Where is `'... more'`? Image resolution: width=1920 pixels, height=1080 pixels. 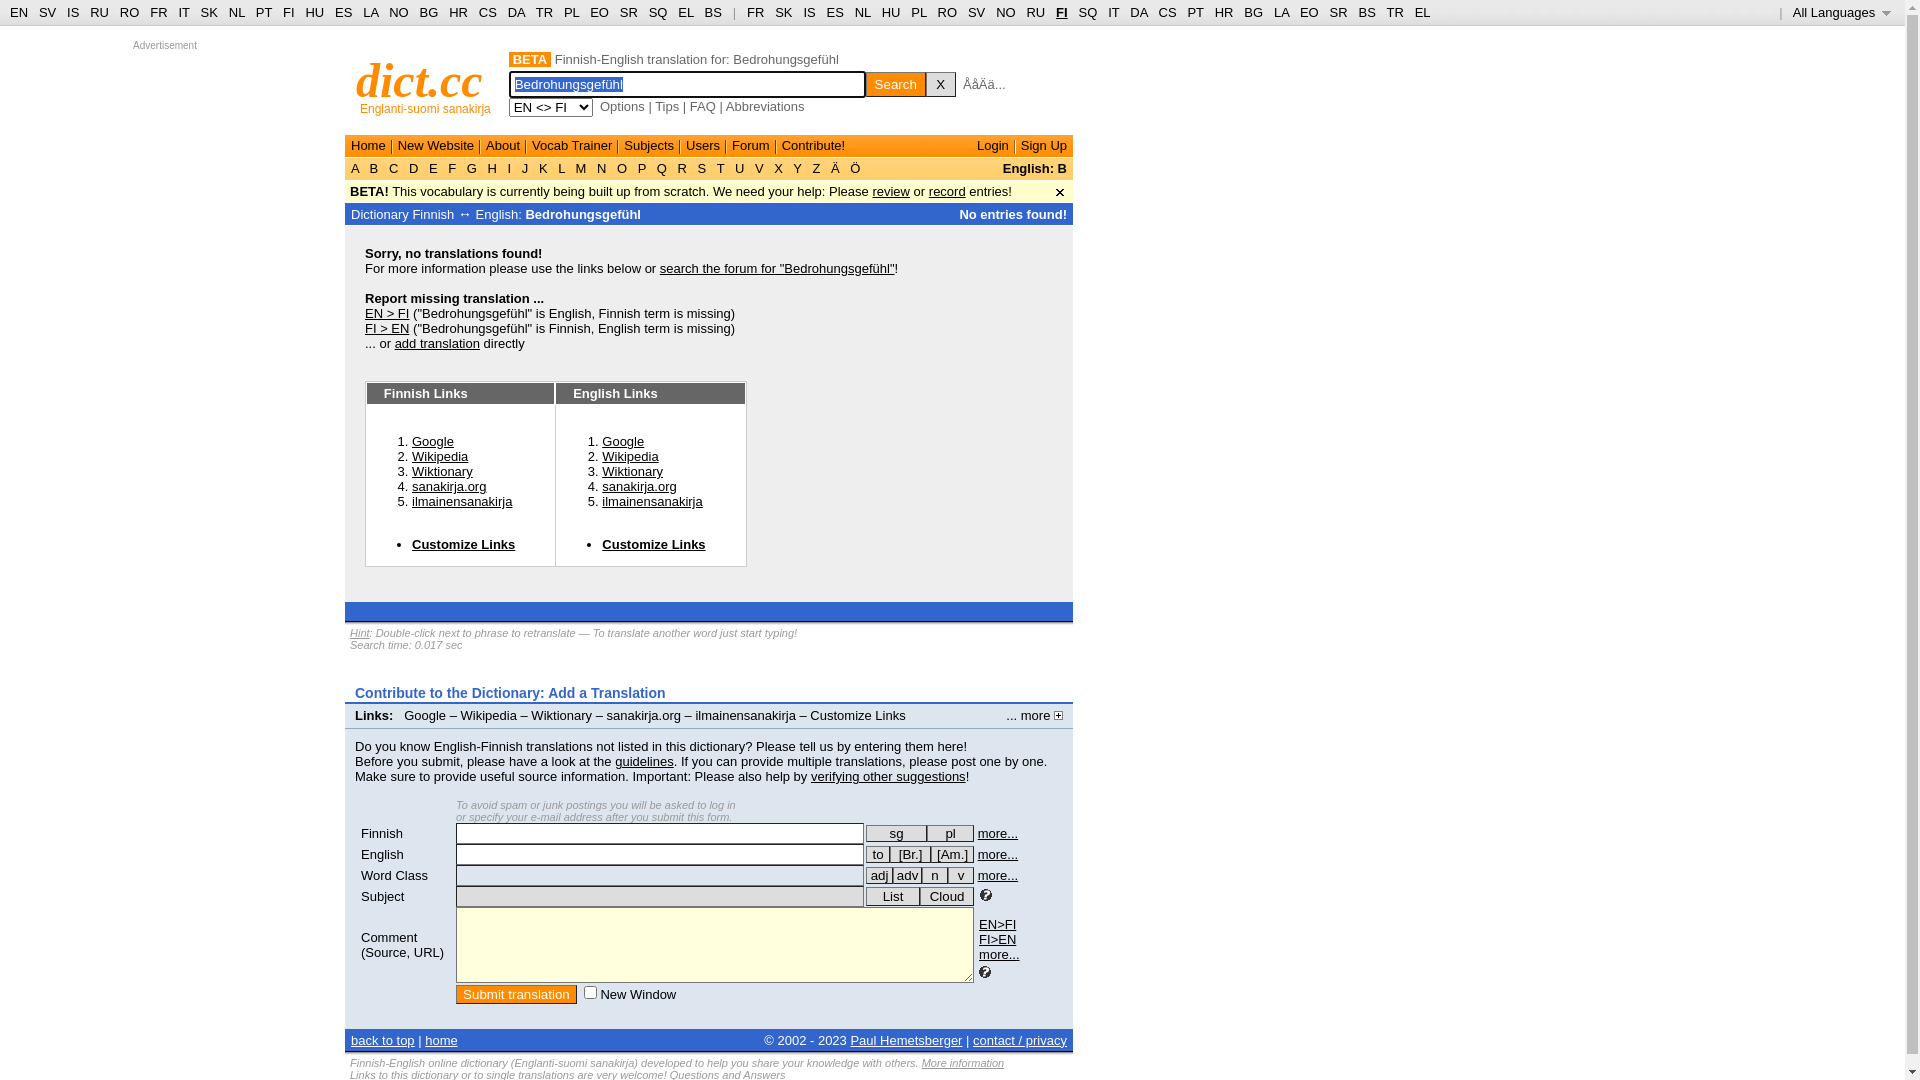 '... more' is located at coordinates (1034, 714).